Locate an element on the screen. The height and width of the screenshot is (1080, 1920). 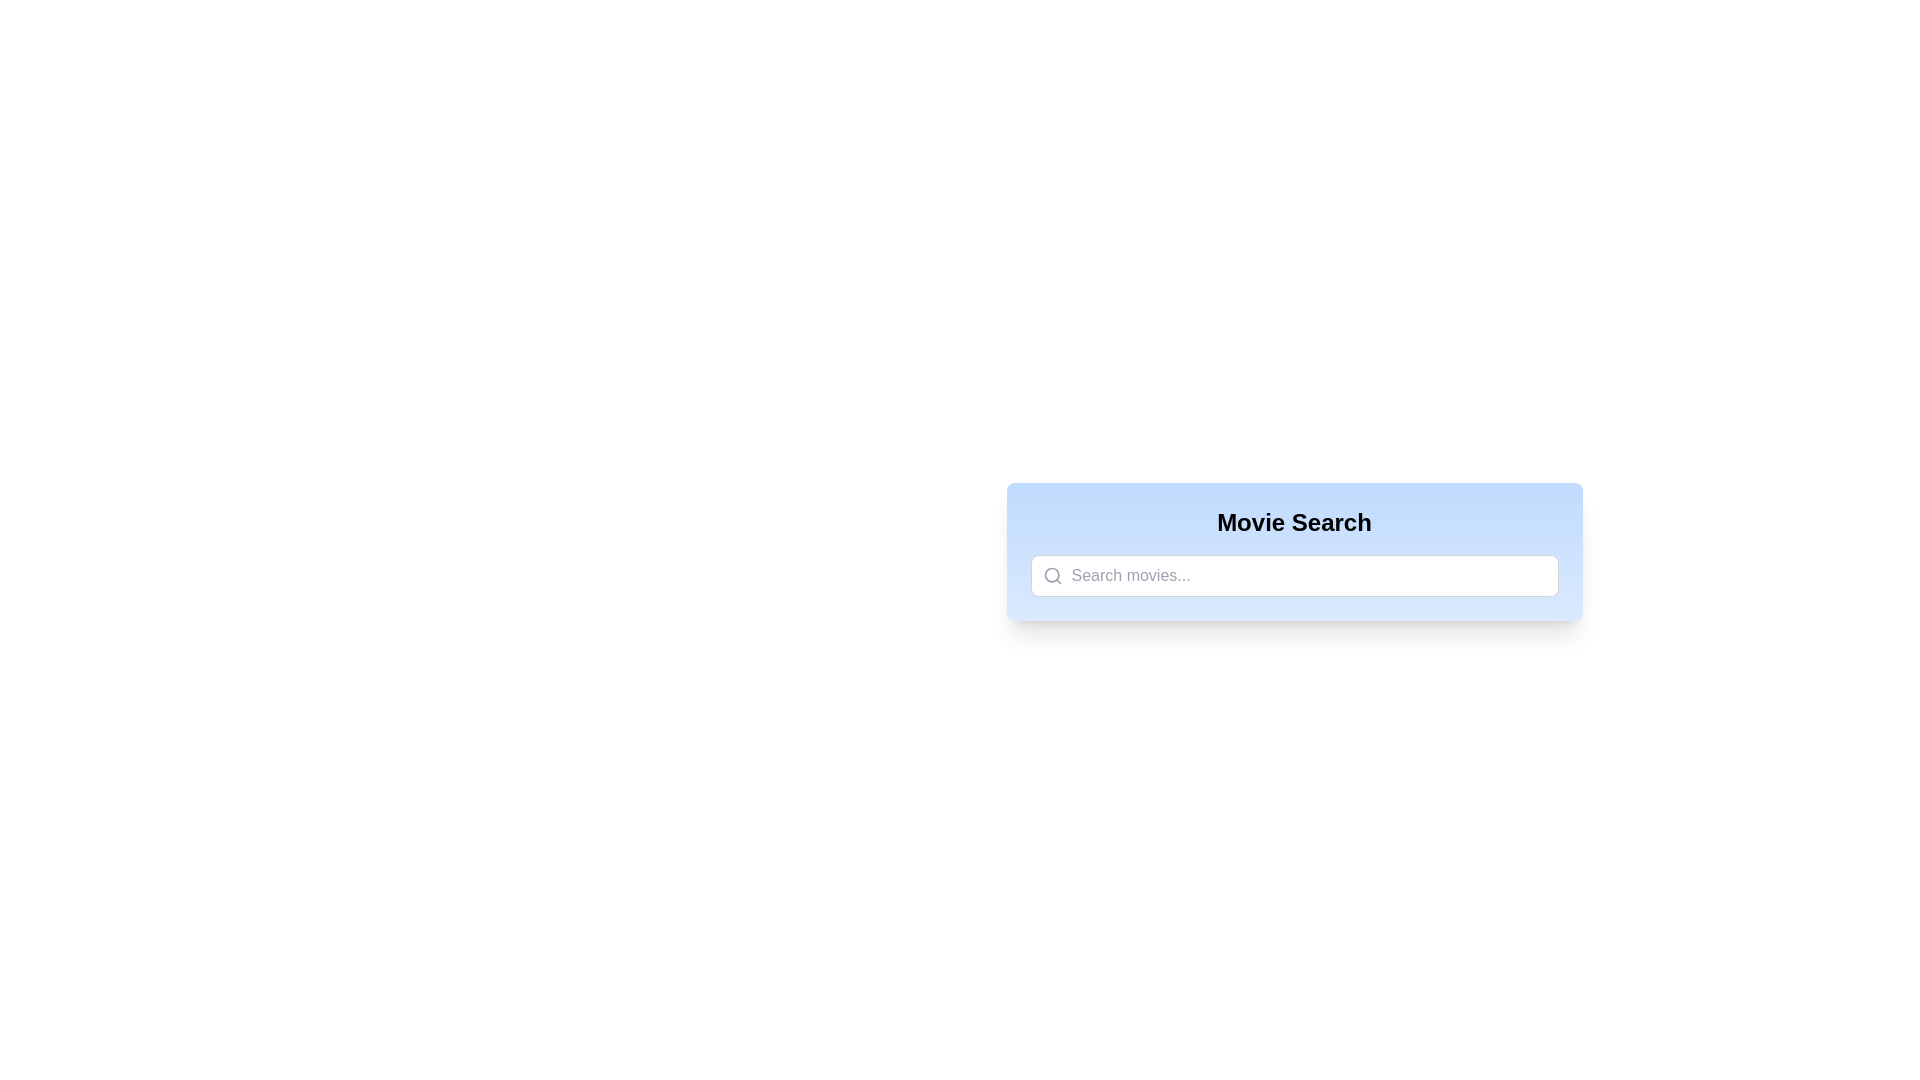
the circular icon of the magnifying glass located in the search bar, which has no fill and a defined stroke color is located at coordinates (1050, 575).